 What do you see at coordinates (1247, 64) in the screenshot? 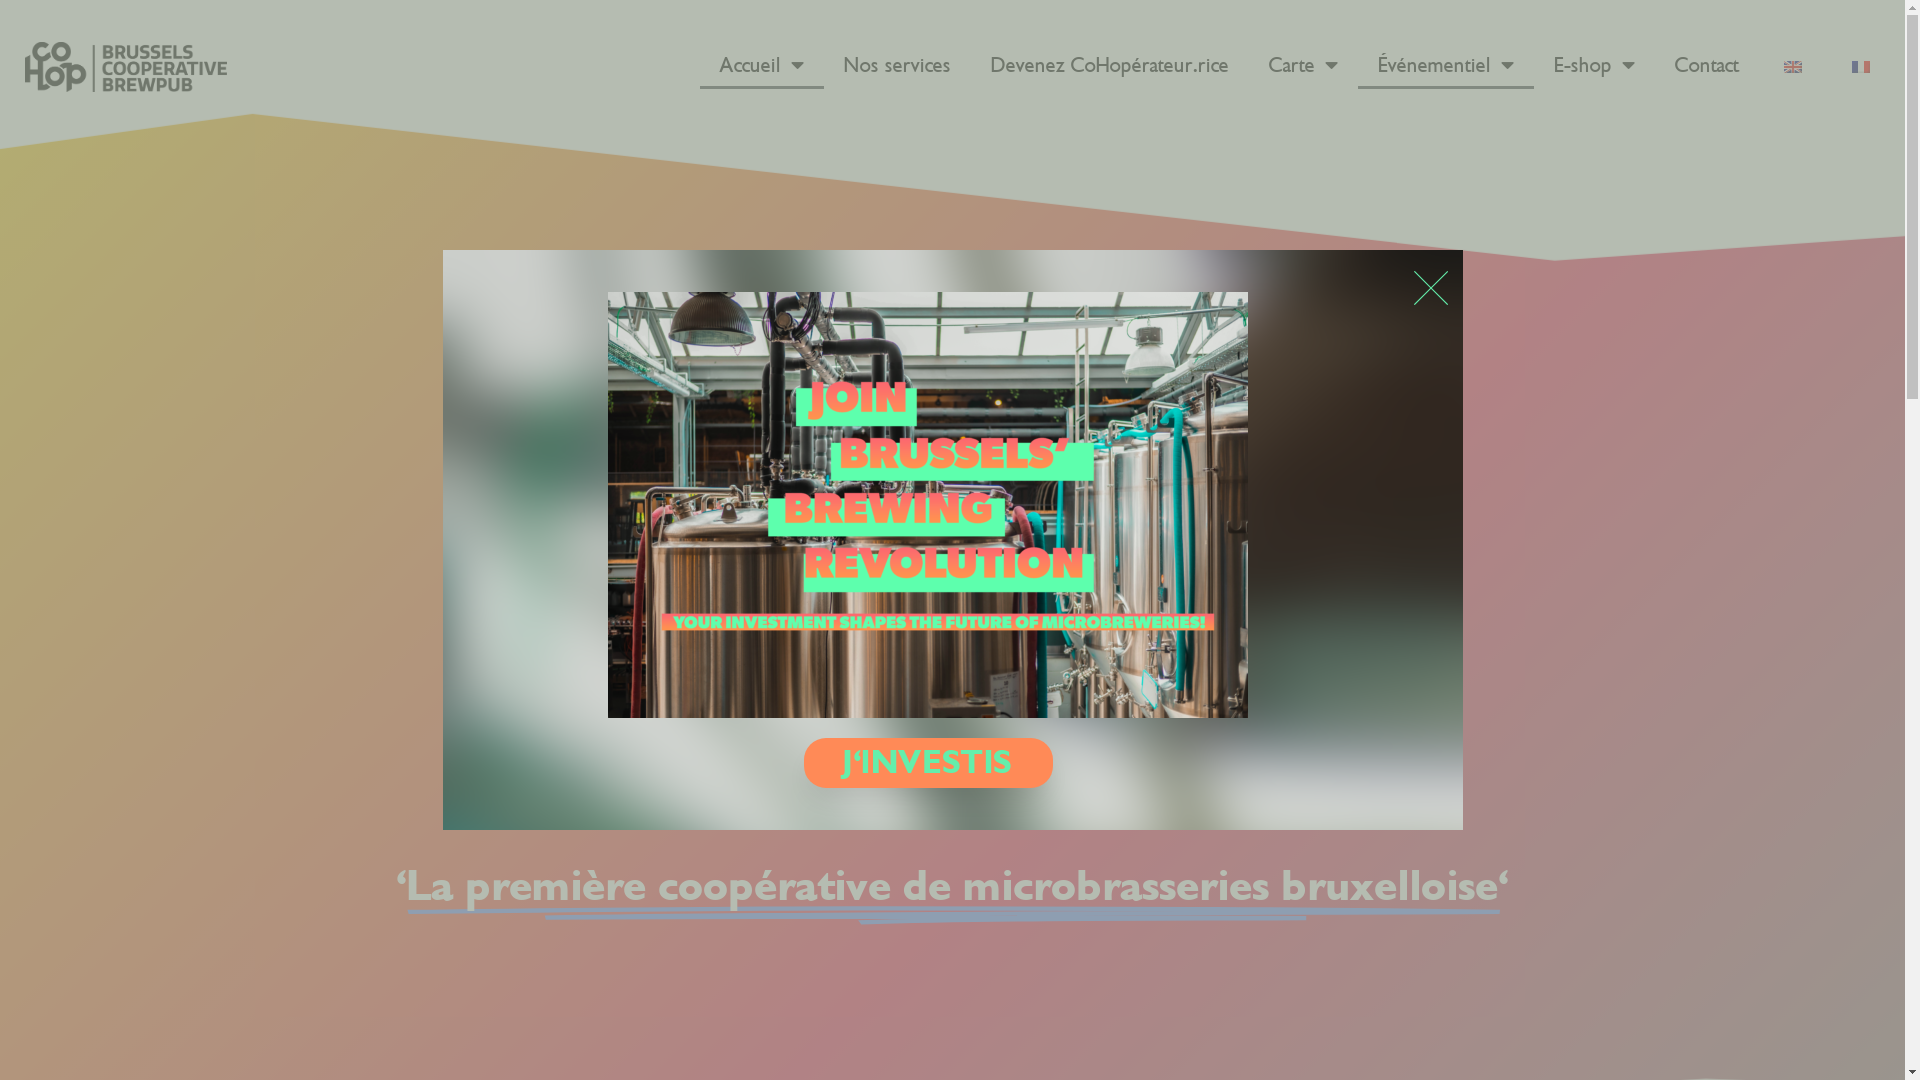
I see `'Carte'` at bounding box center [1247, 64].